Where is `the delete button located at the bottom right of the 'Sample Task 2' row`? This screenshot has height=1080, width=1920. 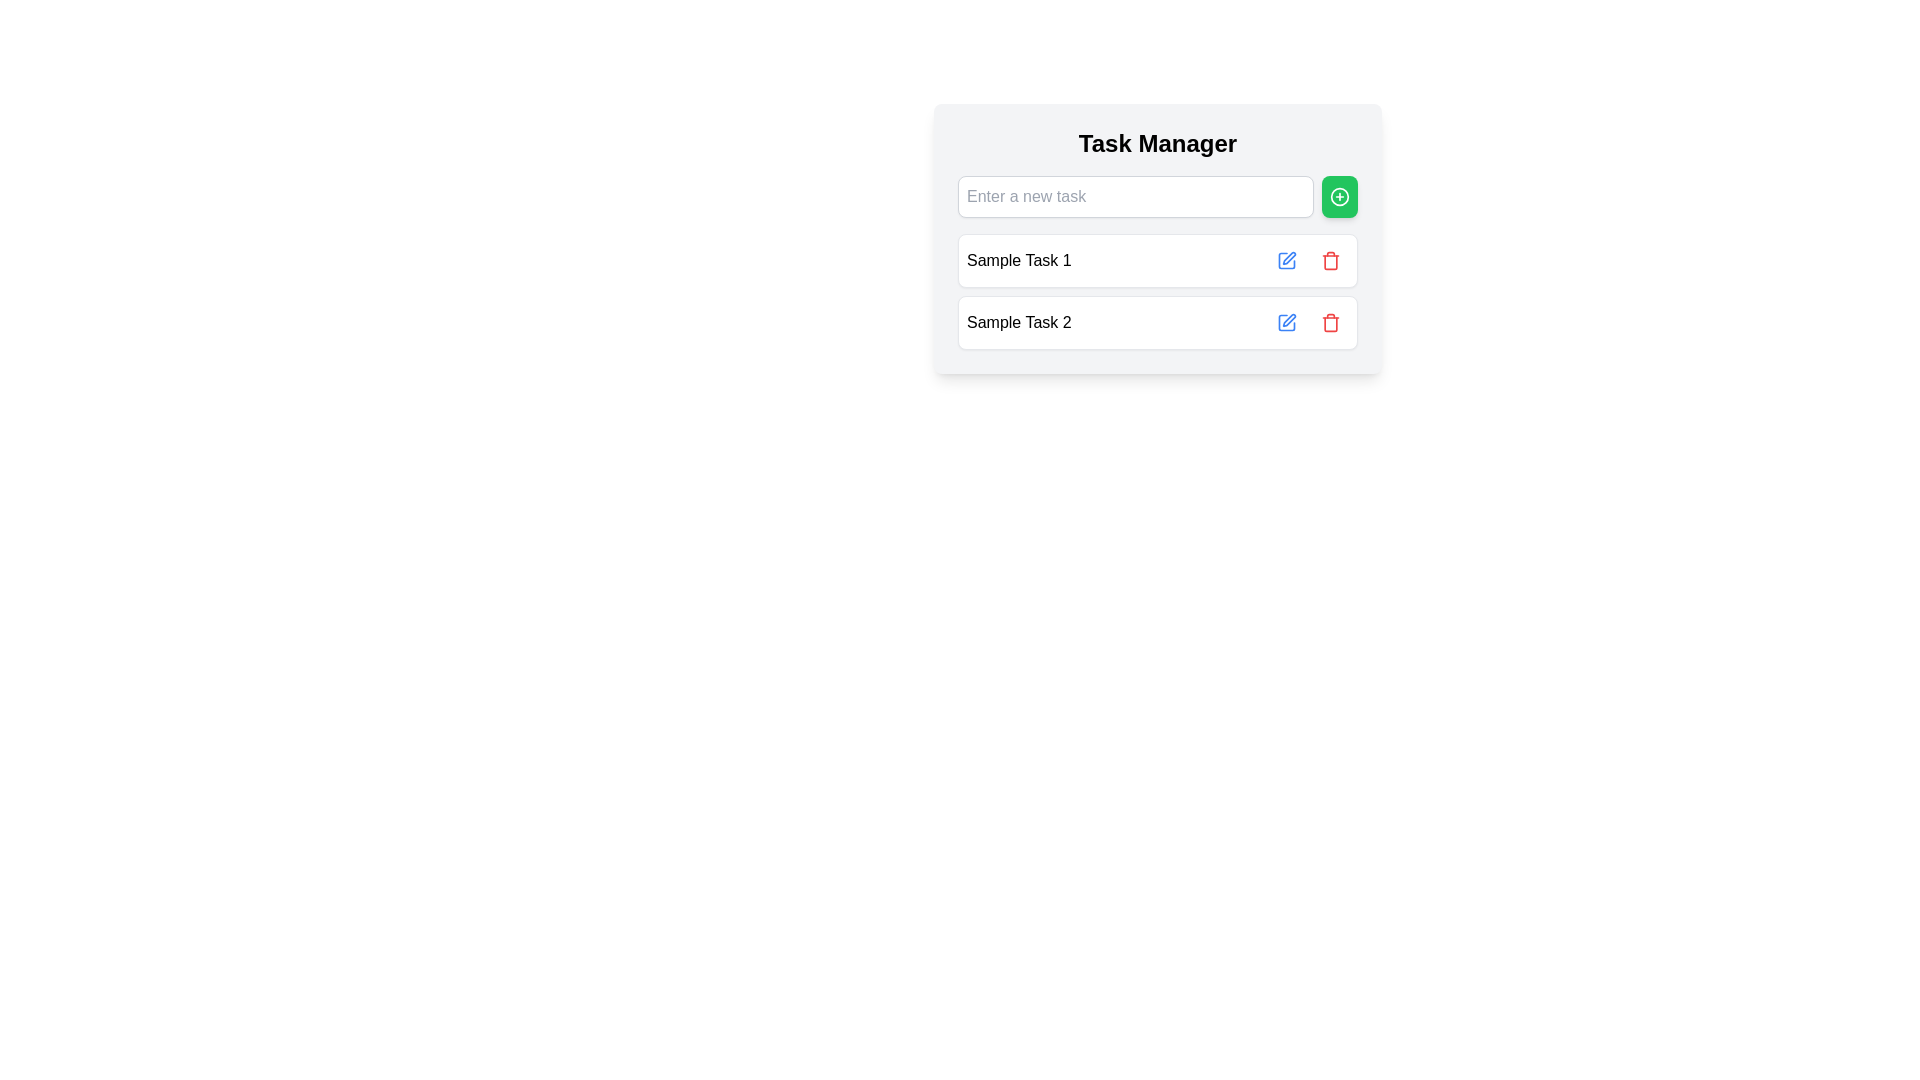
the delete button located at the bottom right of the 'Sample Task 2' row is located at coordinates (1330, 322).